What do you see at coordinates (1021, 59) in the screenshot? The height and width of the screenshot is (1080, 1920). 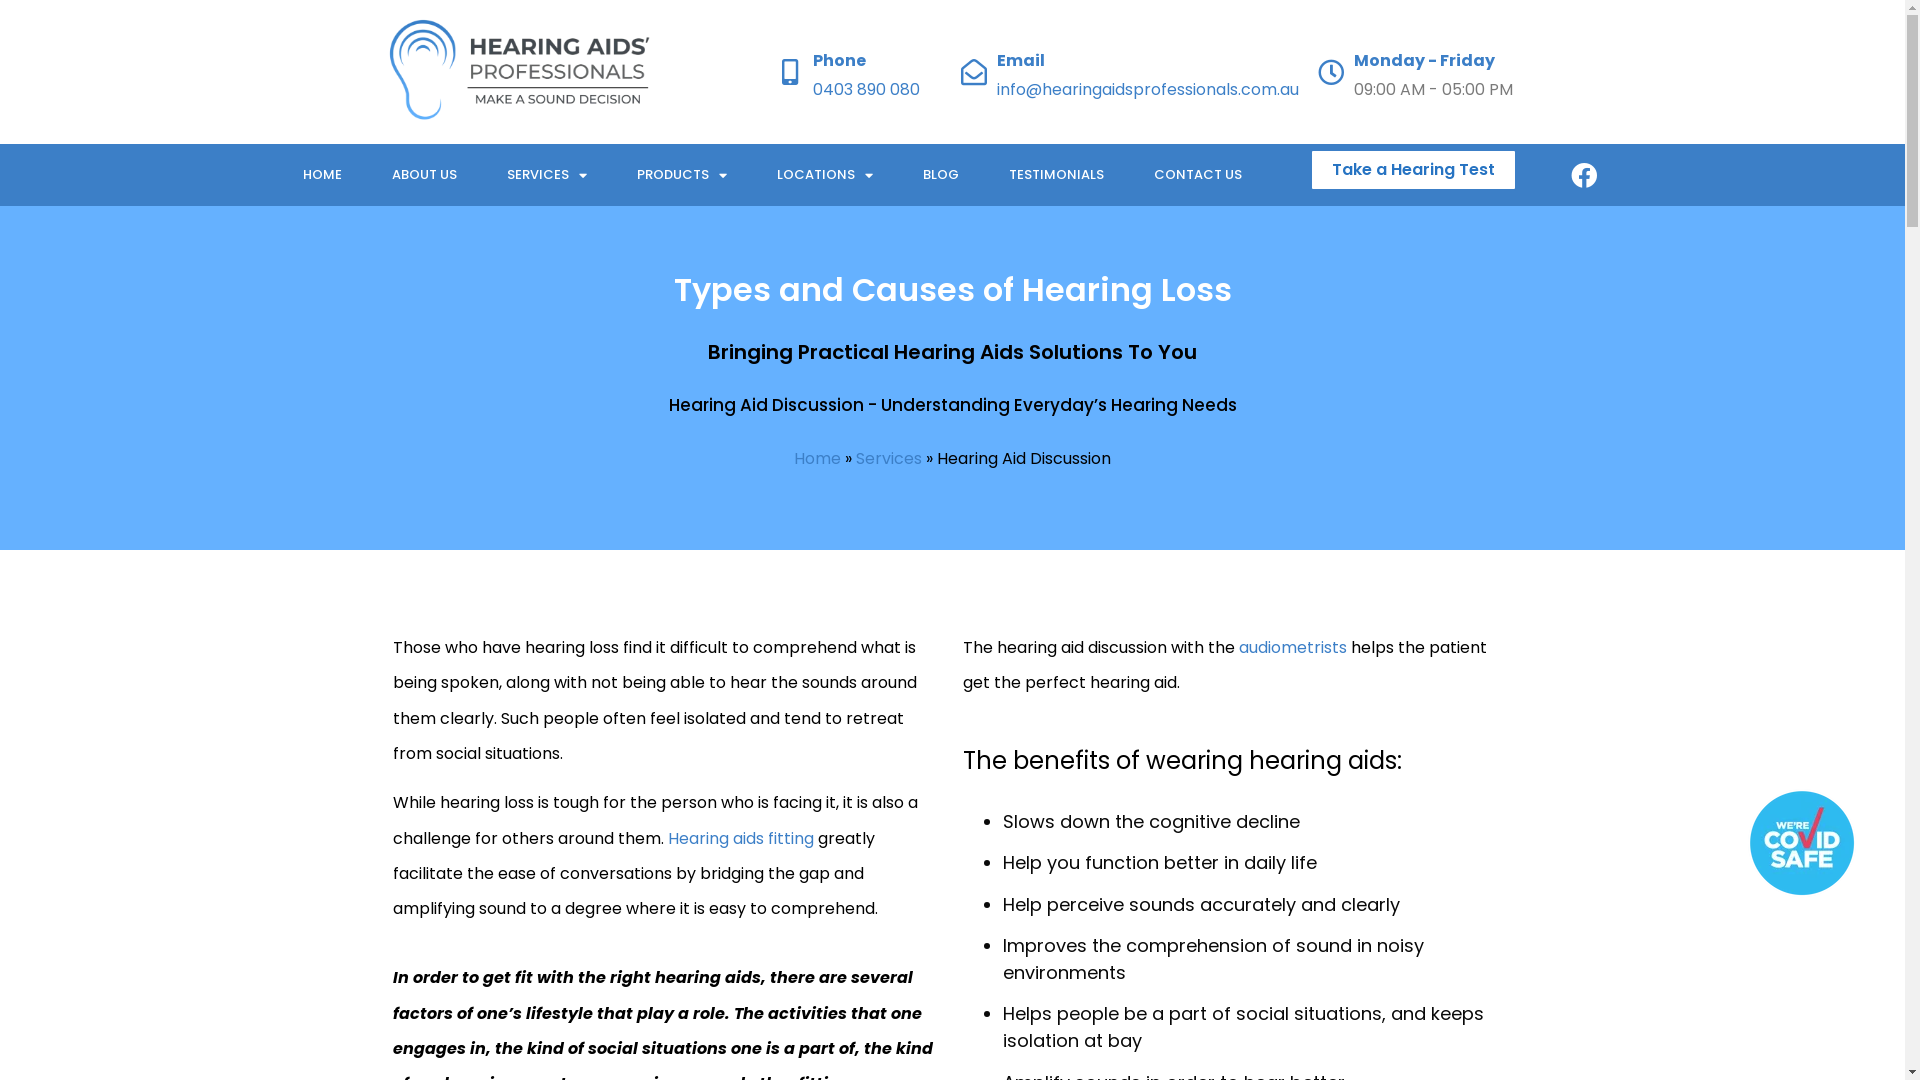 I see `'Email'` at bounding box center [1021, 59].